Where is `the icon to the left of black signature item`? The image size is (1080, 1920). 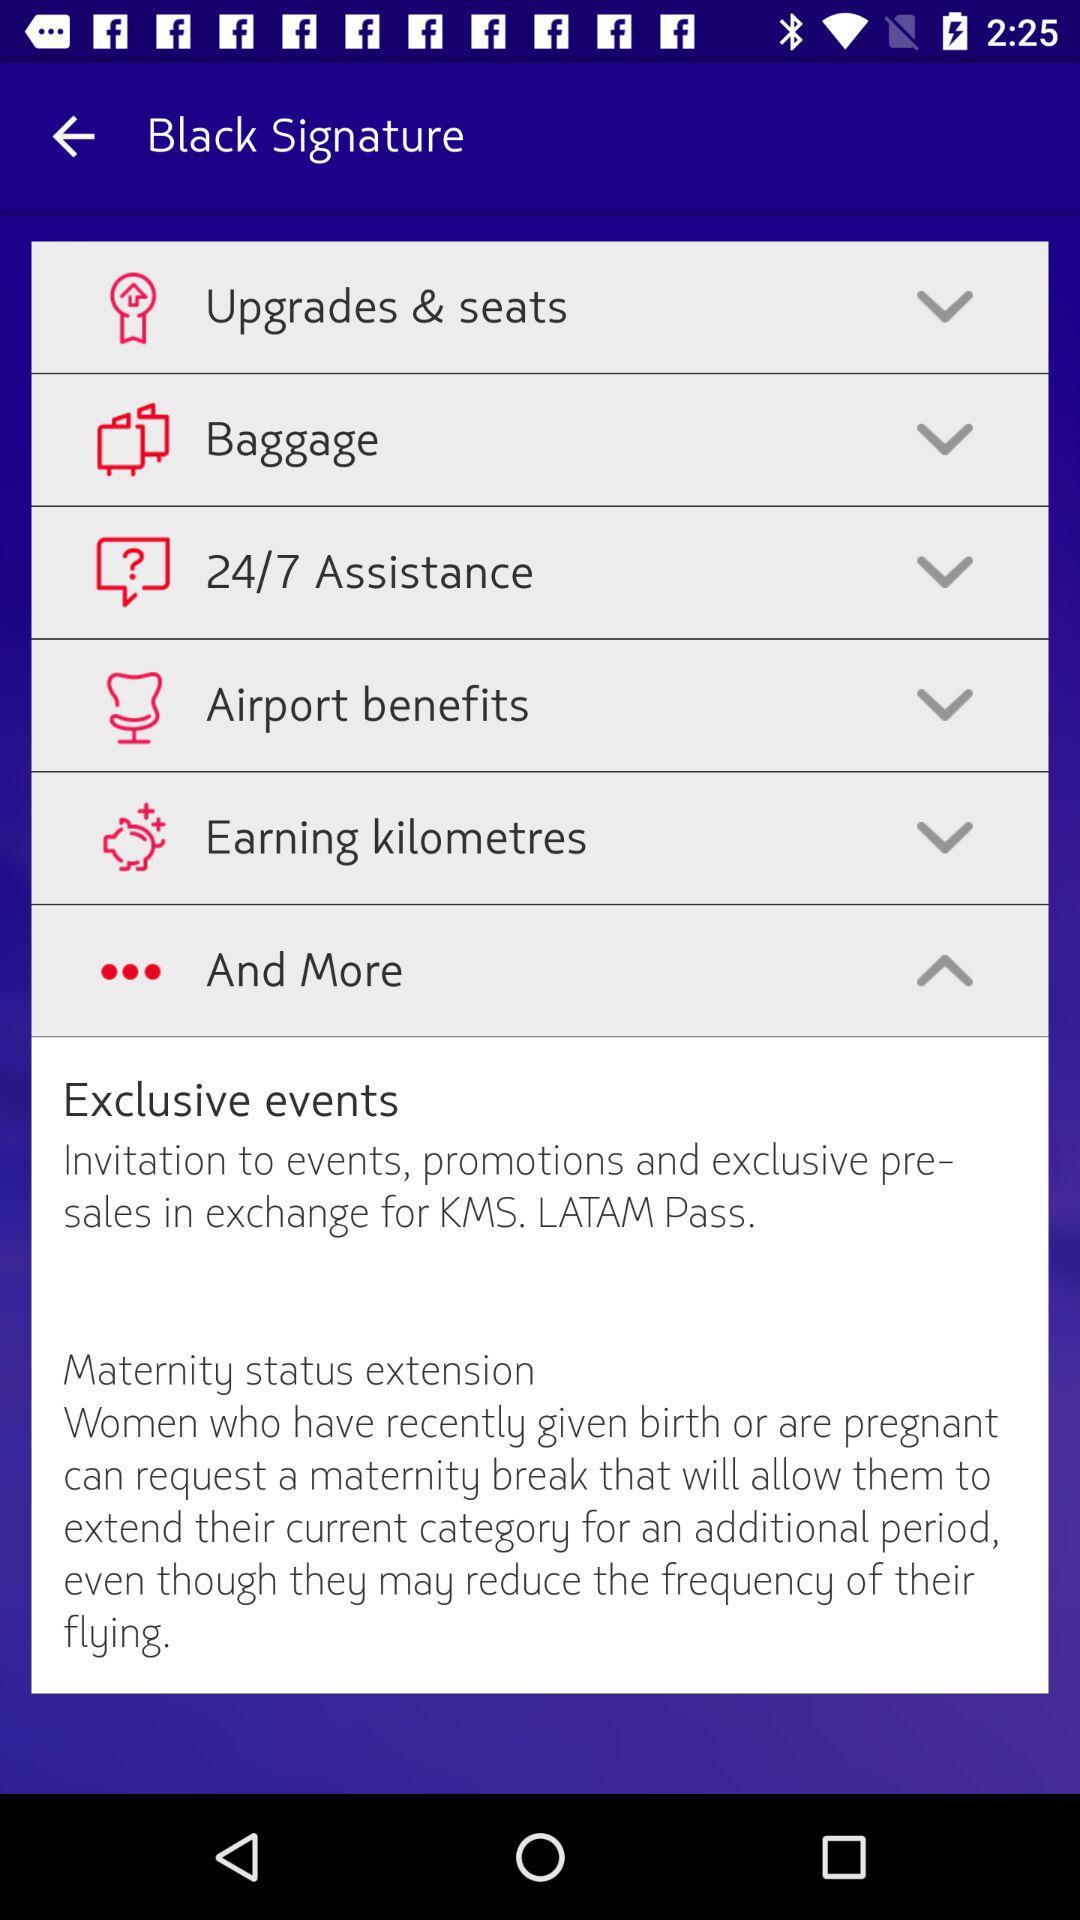 the icon to the left of black signature item is located at coordinates (72, 135).